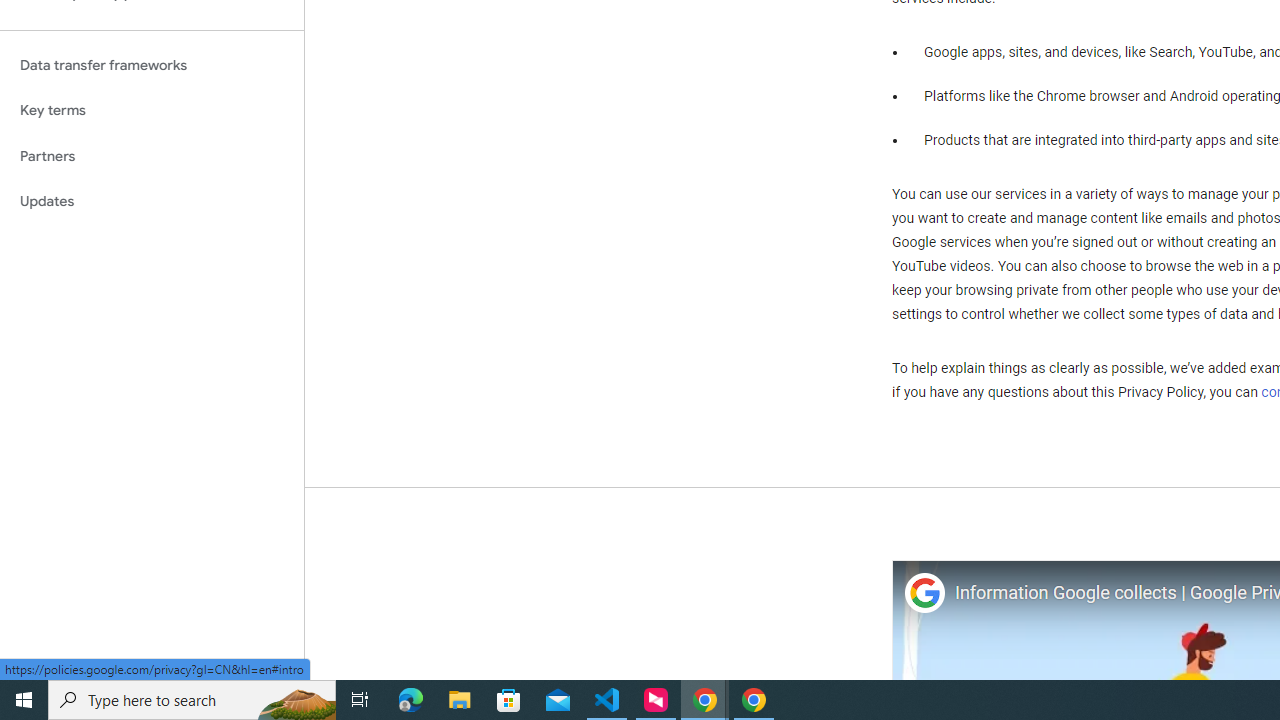 This screenshot has width=1280, height=720. I want to click on 'Photo image of Google', so click(923, 592).